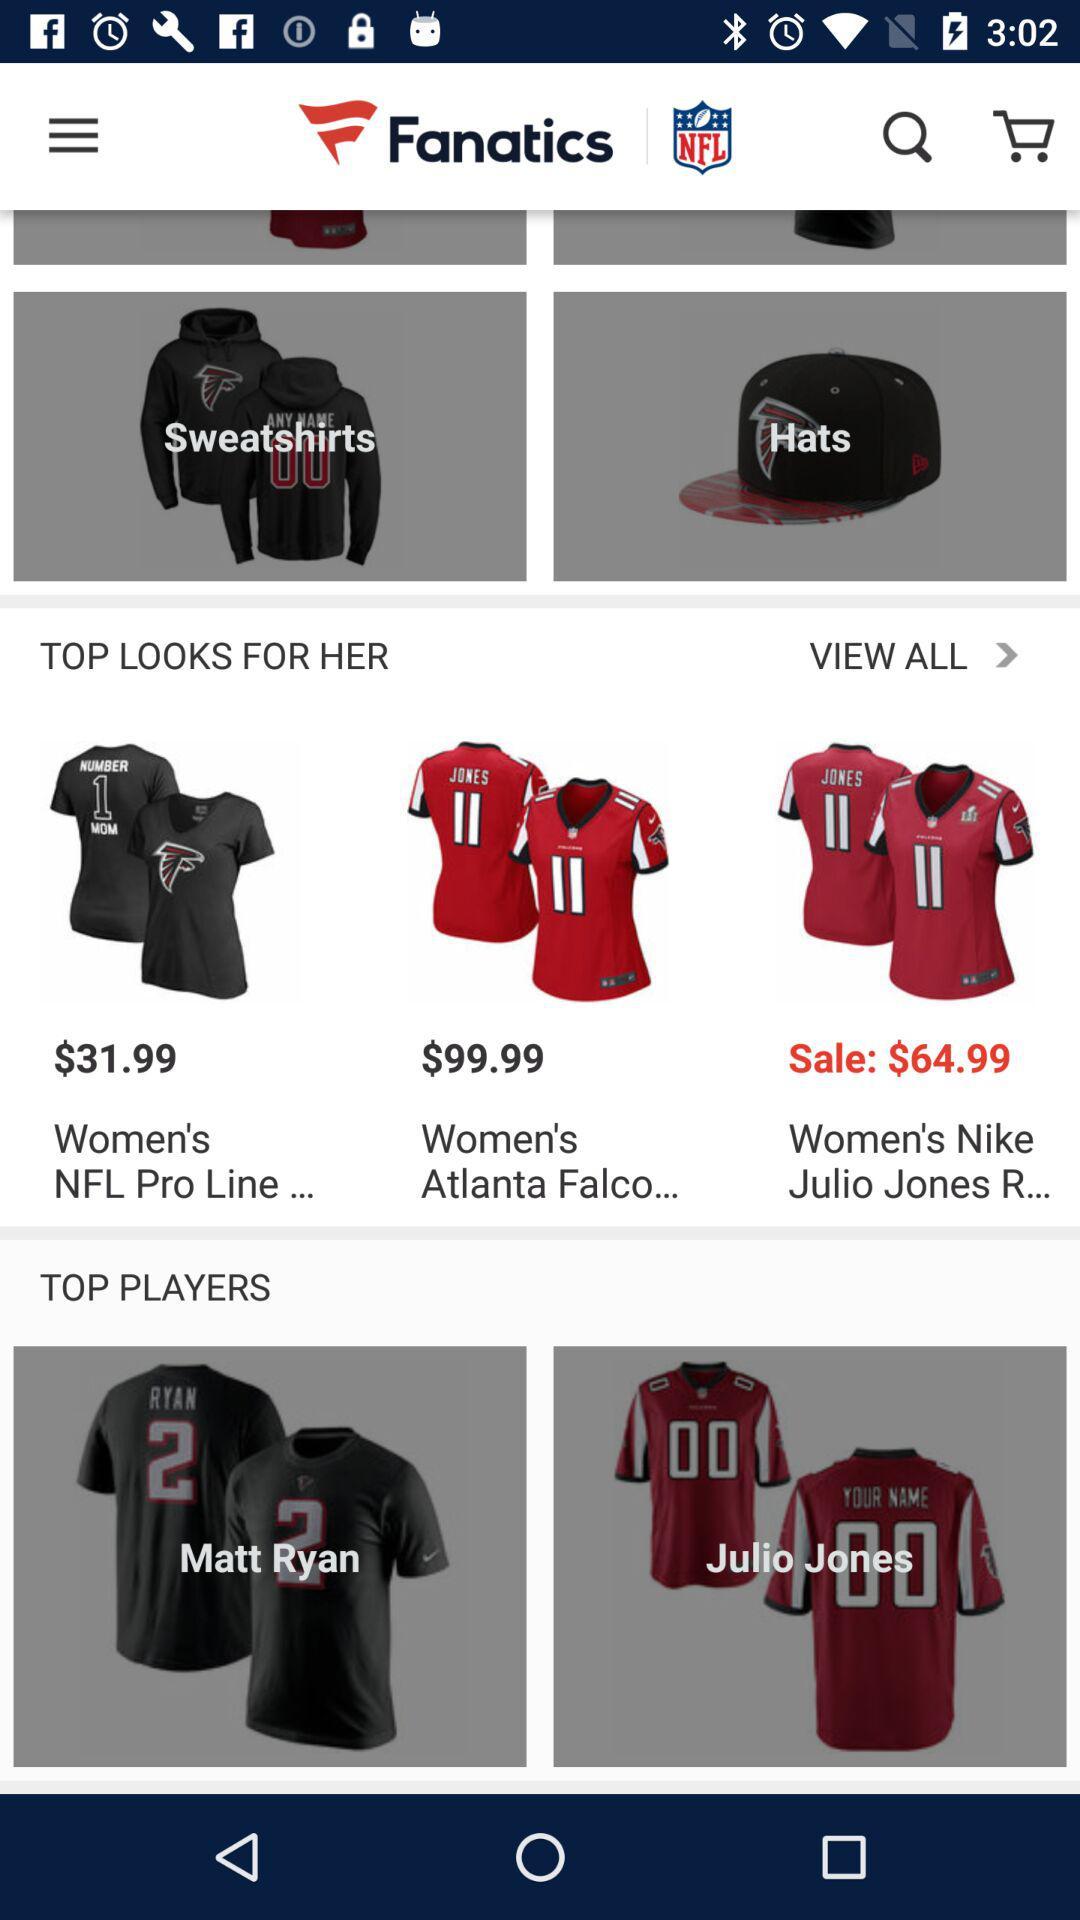 Image resolution: width=1080 pixels, height=1920 pixels. I want to click on the item next to the top looks for icon, so click(727, 654).